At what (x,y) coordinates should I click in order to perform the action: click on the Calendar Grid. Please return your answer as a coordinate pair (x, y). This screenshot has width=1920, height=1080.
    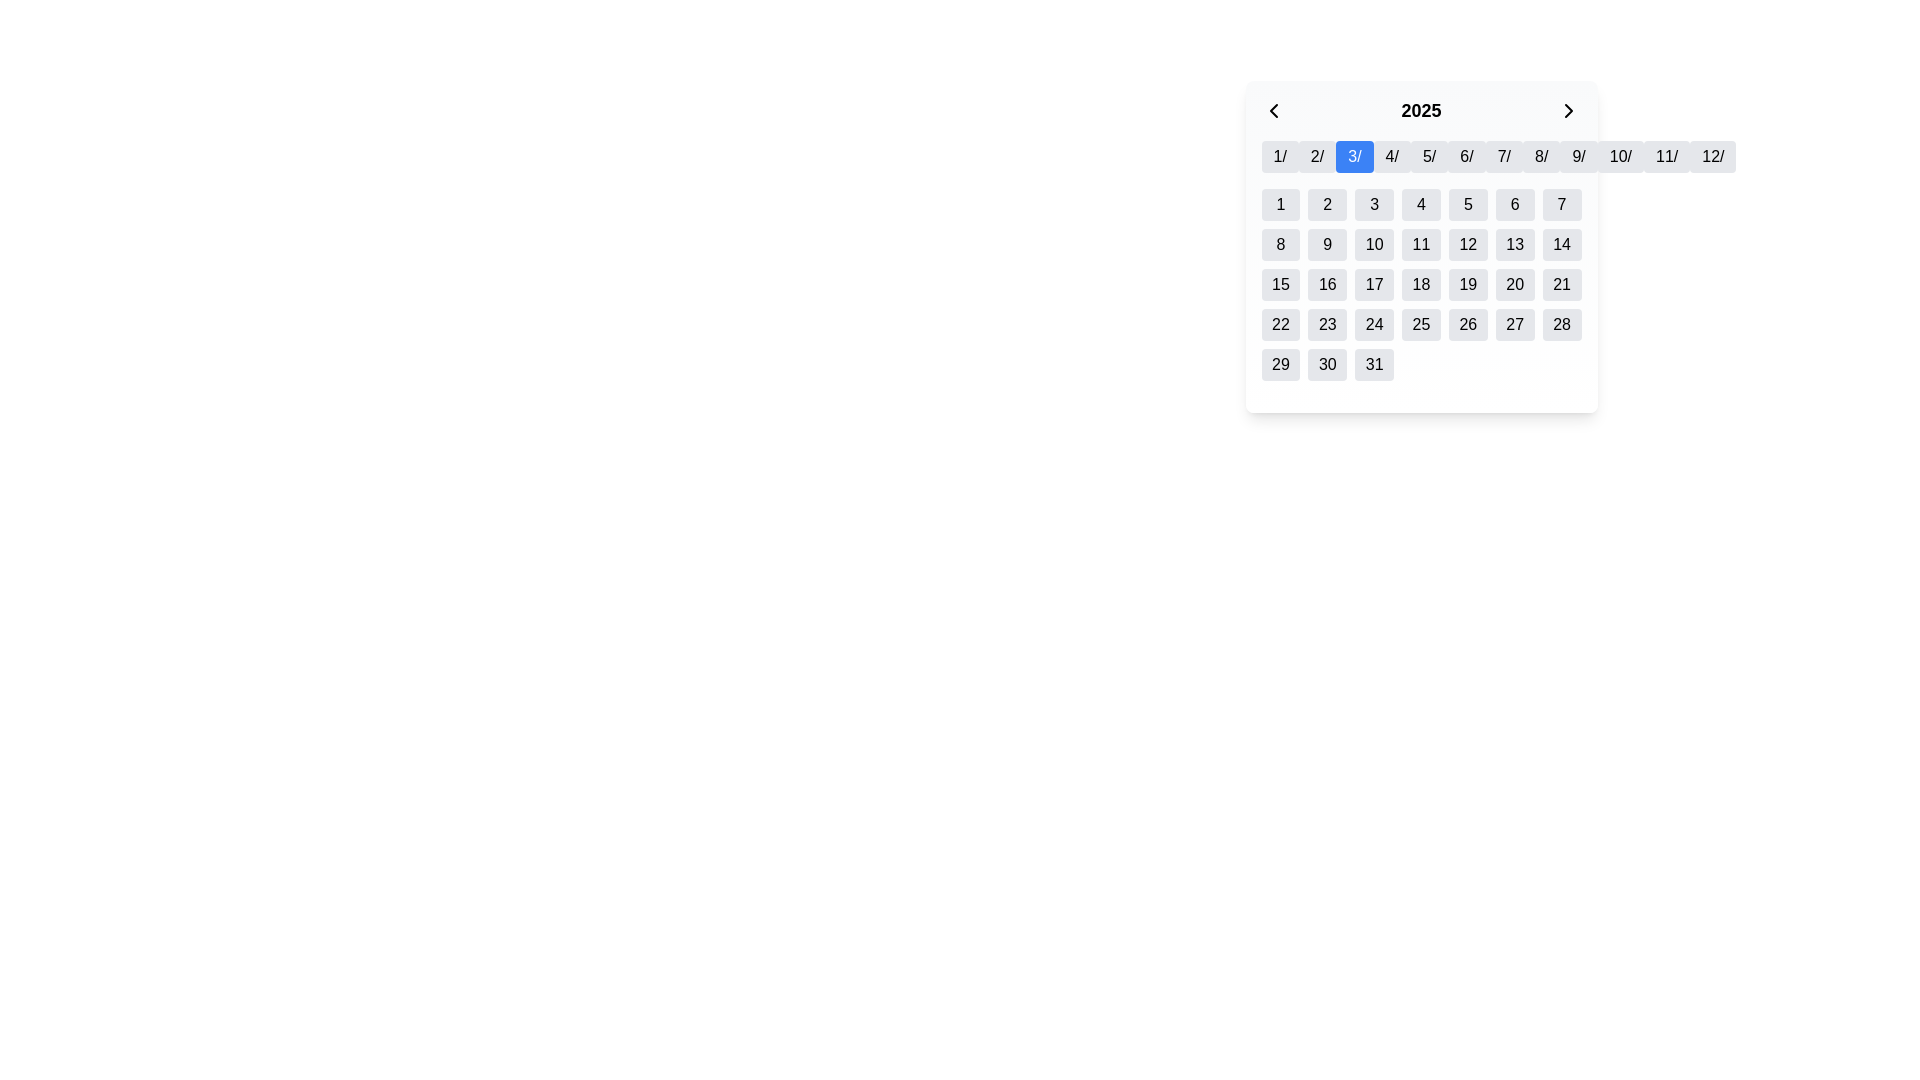
    Looking at the image, I should click on (1420, 285).